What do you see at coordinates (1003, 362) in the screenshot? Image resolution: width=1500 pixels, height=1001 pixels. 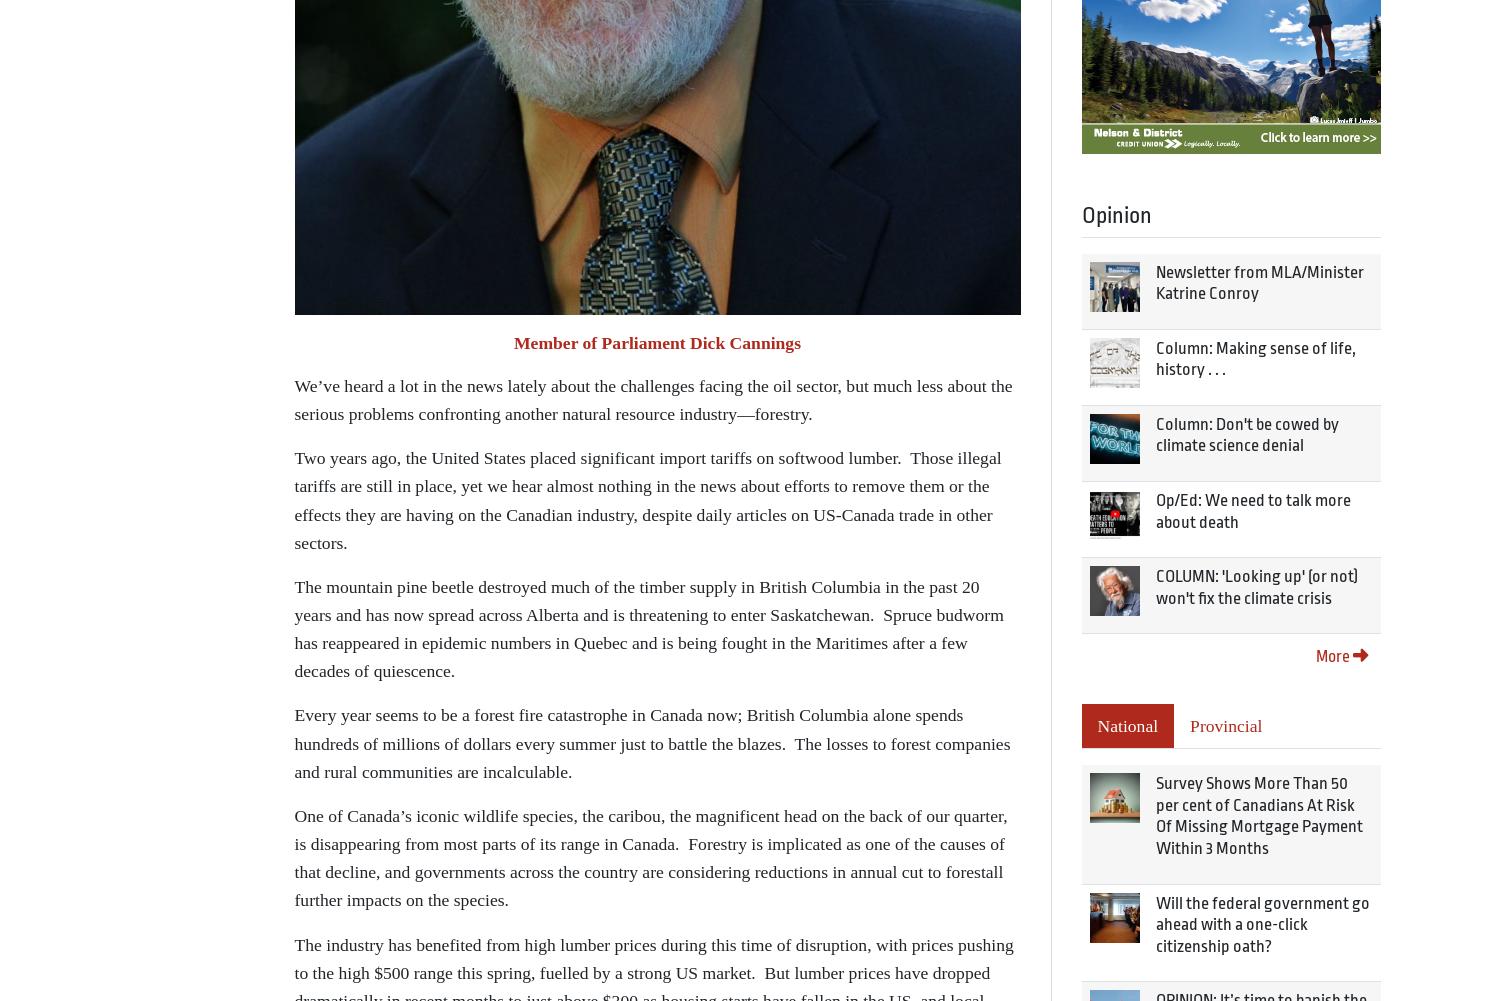 I see `'Editor:'` at bounding box center [1003, 362].